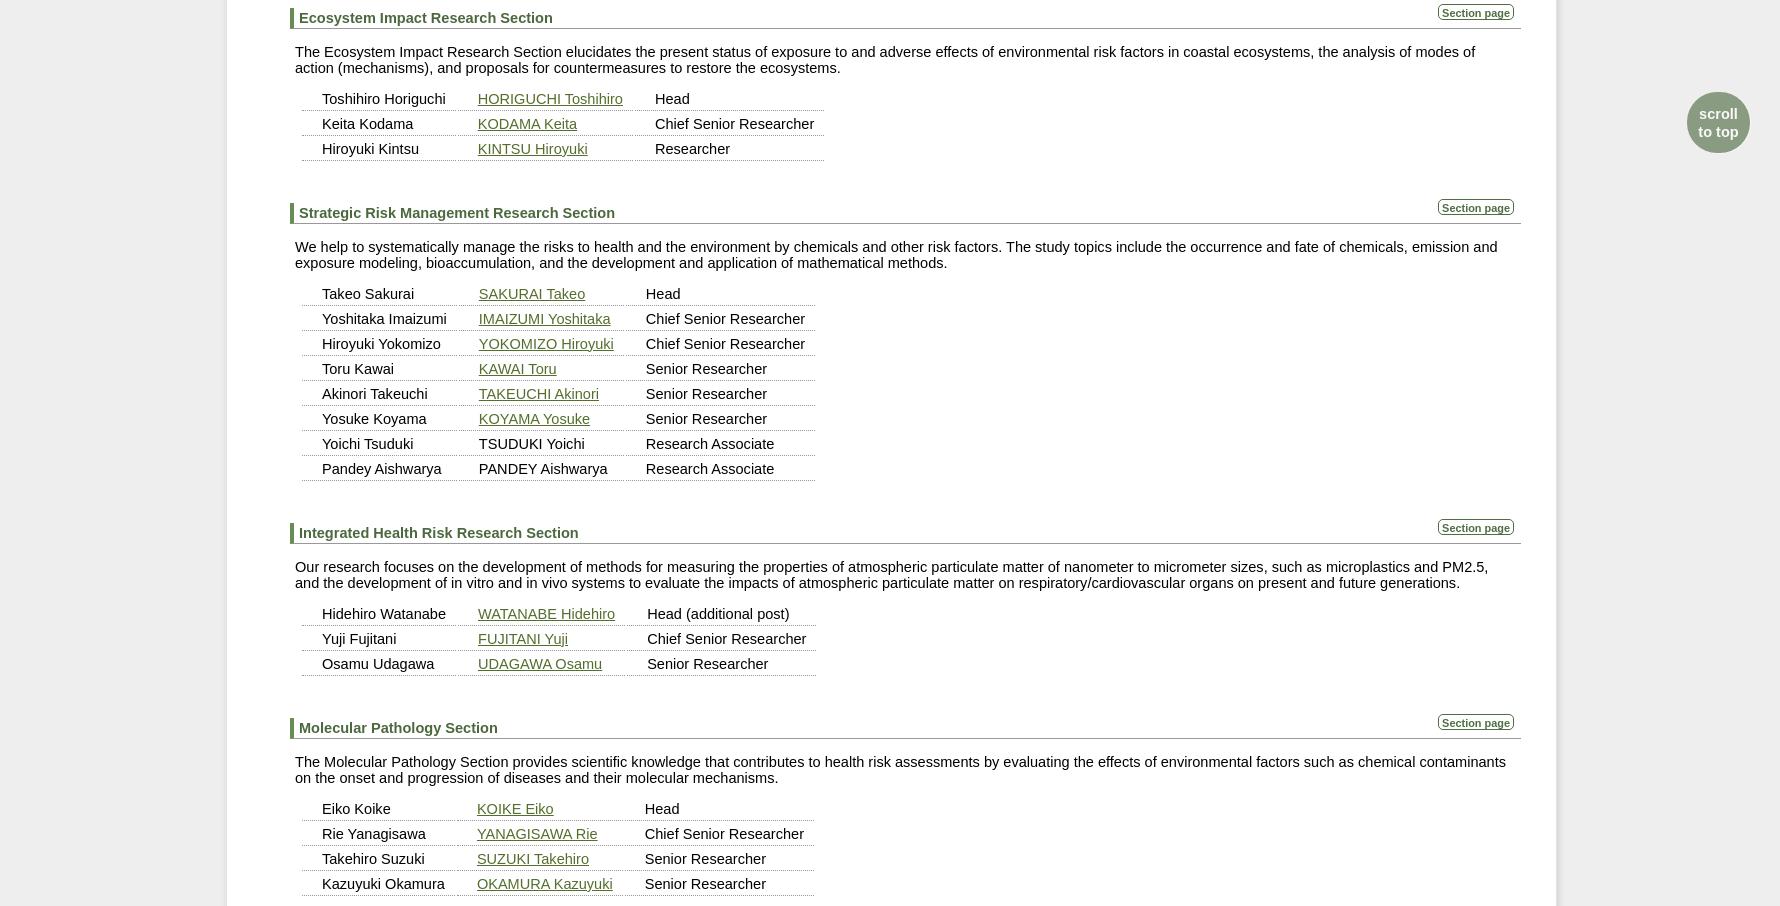  Describe the element at coordinates (373, 392) in the screenshot. I see `'Akinori Takeuchi'` at that location.